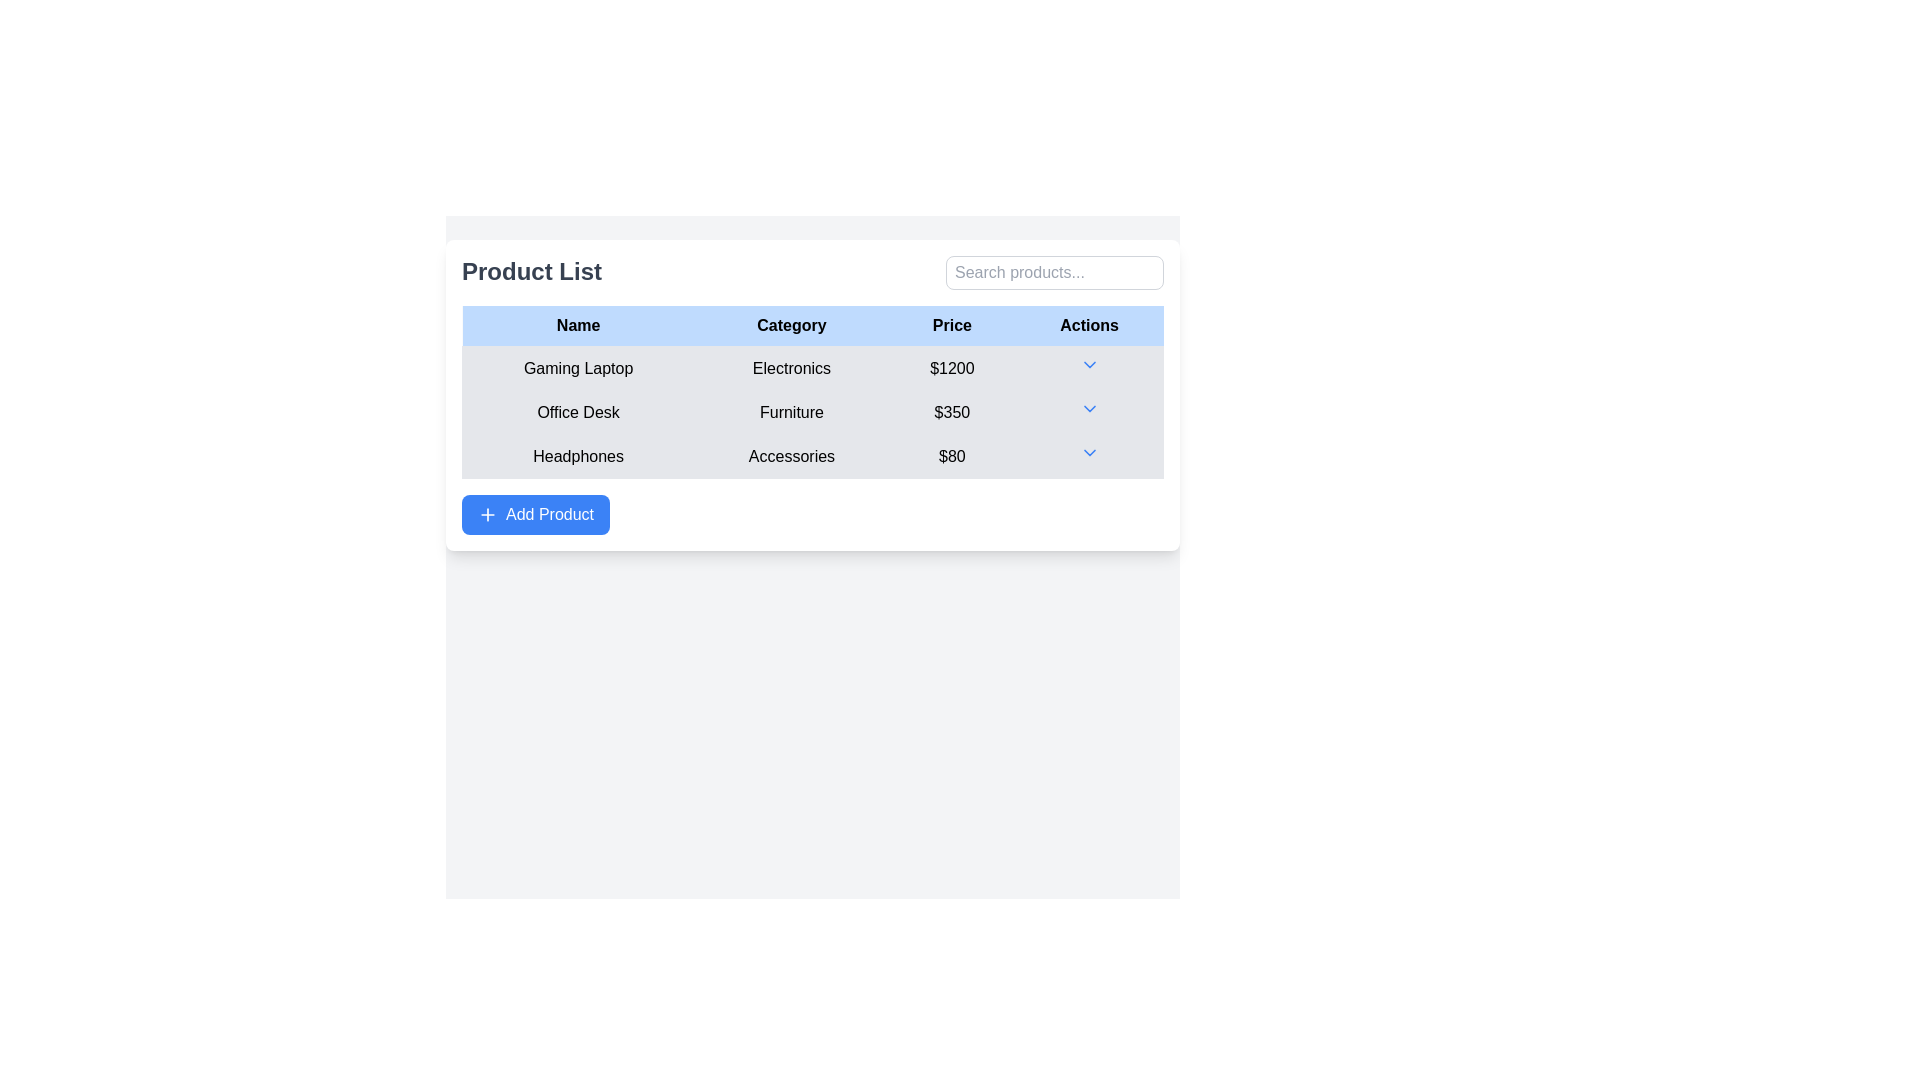 Image resolution: width=1920 pixels, height=1080 pixels. I want to click on the downward-facing blue arrow icon in the Actions column of the row labeled 'Headphones', so click(1088, 456).